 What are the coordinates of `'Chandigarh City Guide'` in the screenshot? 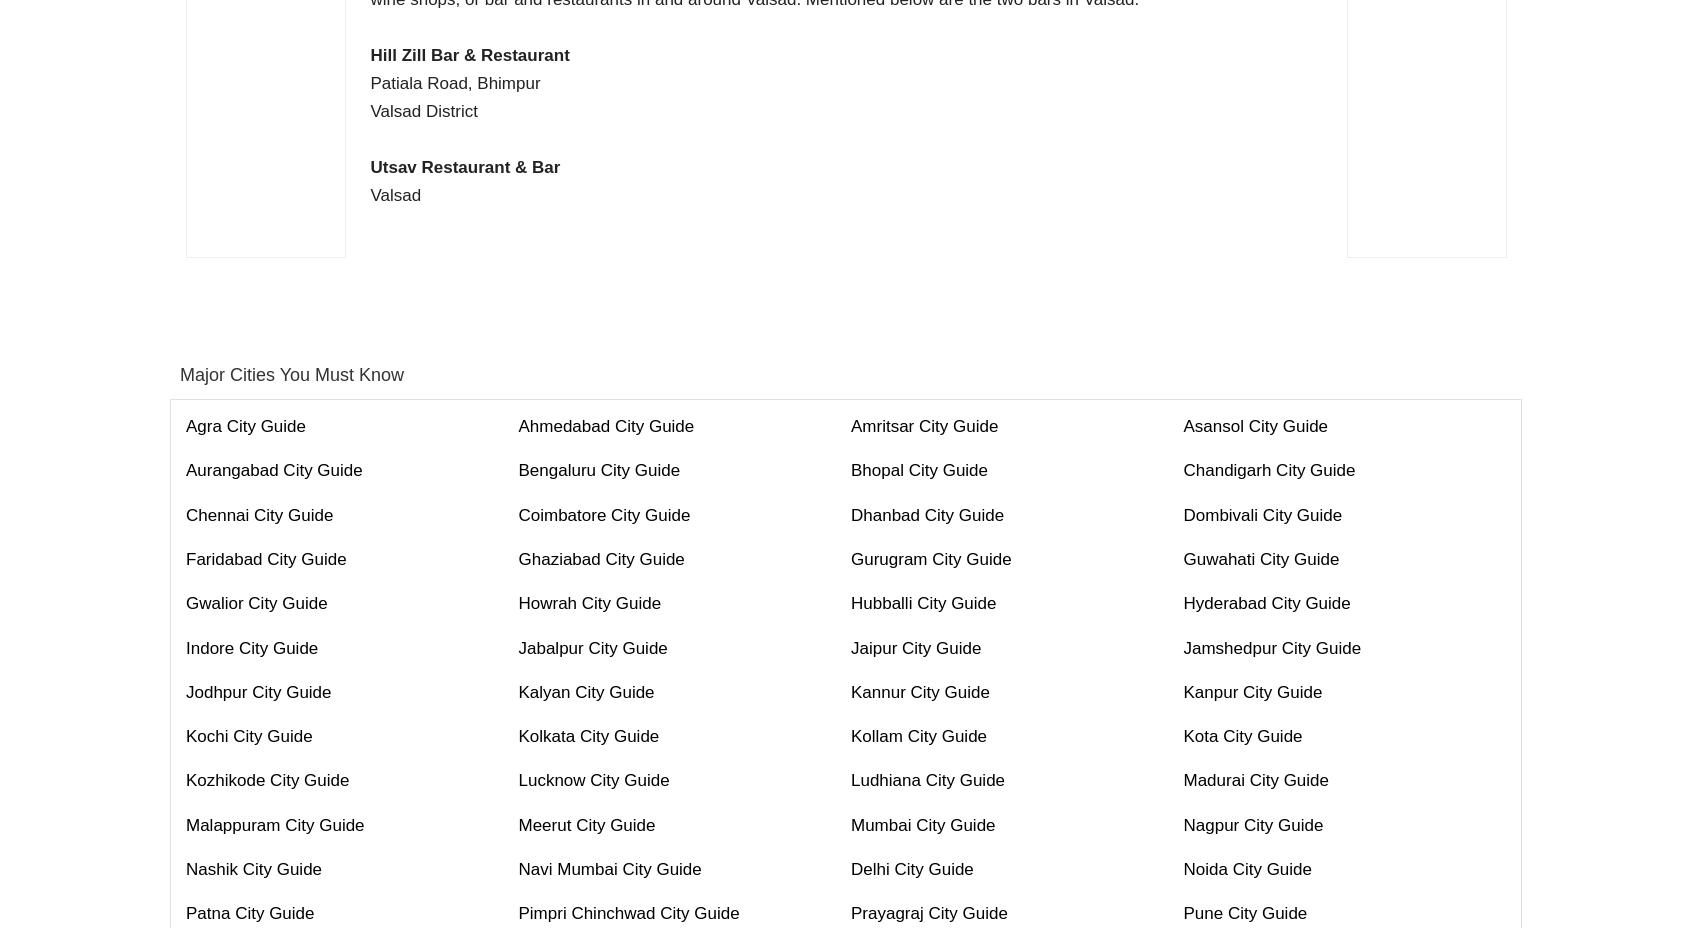 It's located at (1269, 469).